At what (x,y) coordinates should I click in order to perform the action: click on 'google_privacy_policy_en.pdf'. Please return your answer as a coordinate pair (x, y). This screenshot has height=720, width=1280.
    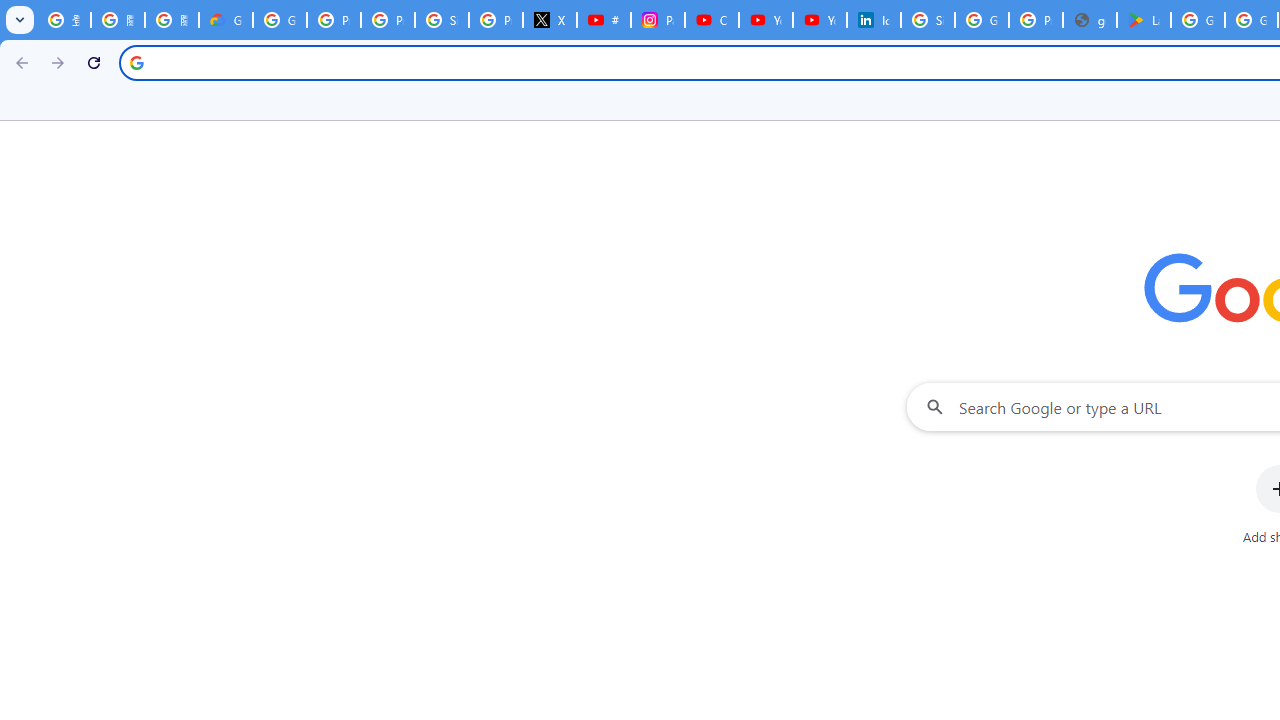
    Looking at the image, I should click on (1088, 20).